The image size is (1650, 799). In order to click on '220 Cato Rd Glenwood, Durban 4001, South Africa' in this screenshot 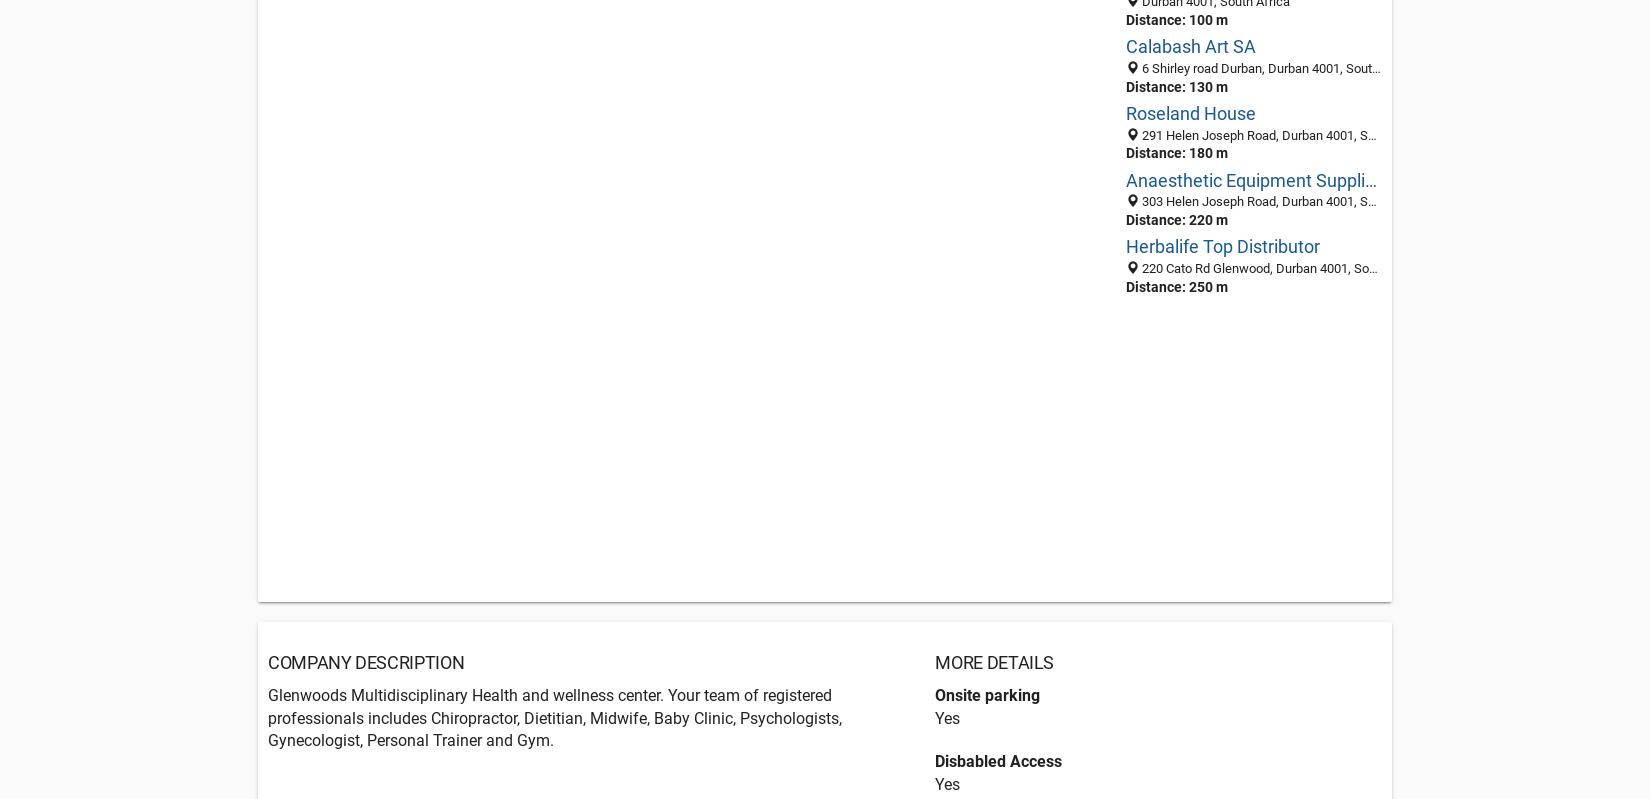, I will do `click(1138, 267)`.